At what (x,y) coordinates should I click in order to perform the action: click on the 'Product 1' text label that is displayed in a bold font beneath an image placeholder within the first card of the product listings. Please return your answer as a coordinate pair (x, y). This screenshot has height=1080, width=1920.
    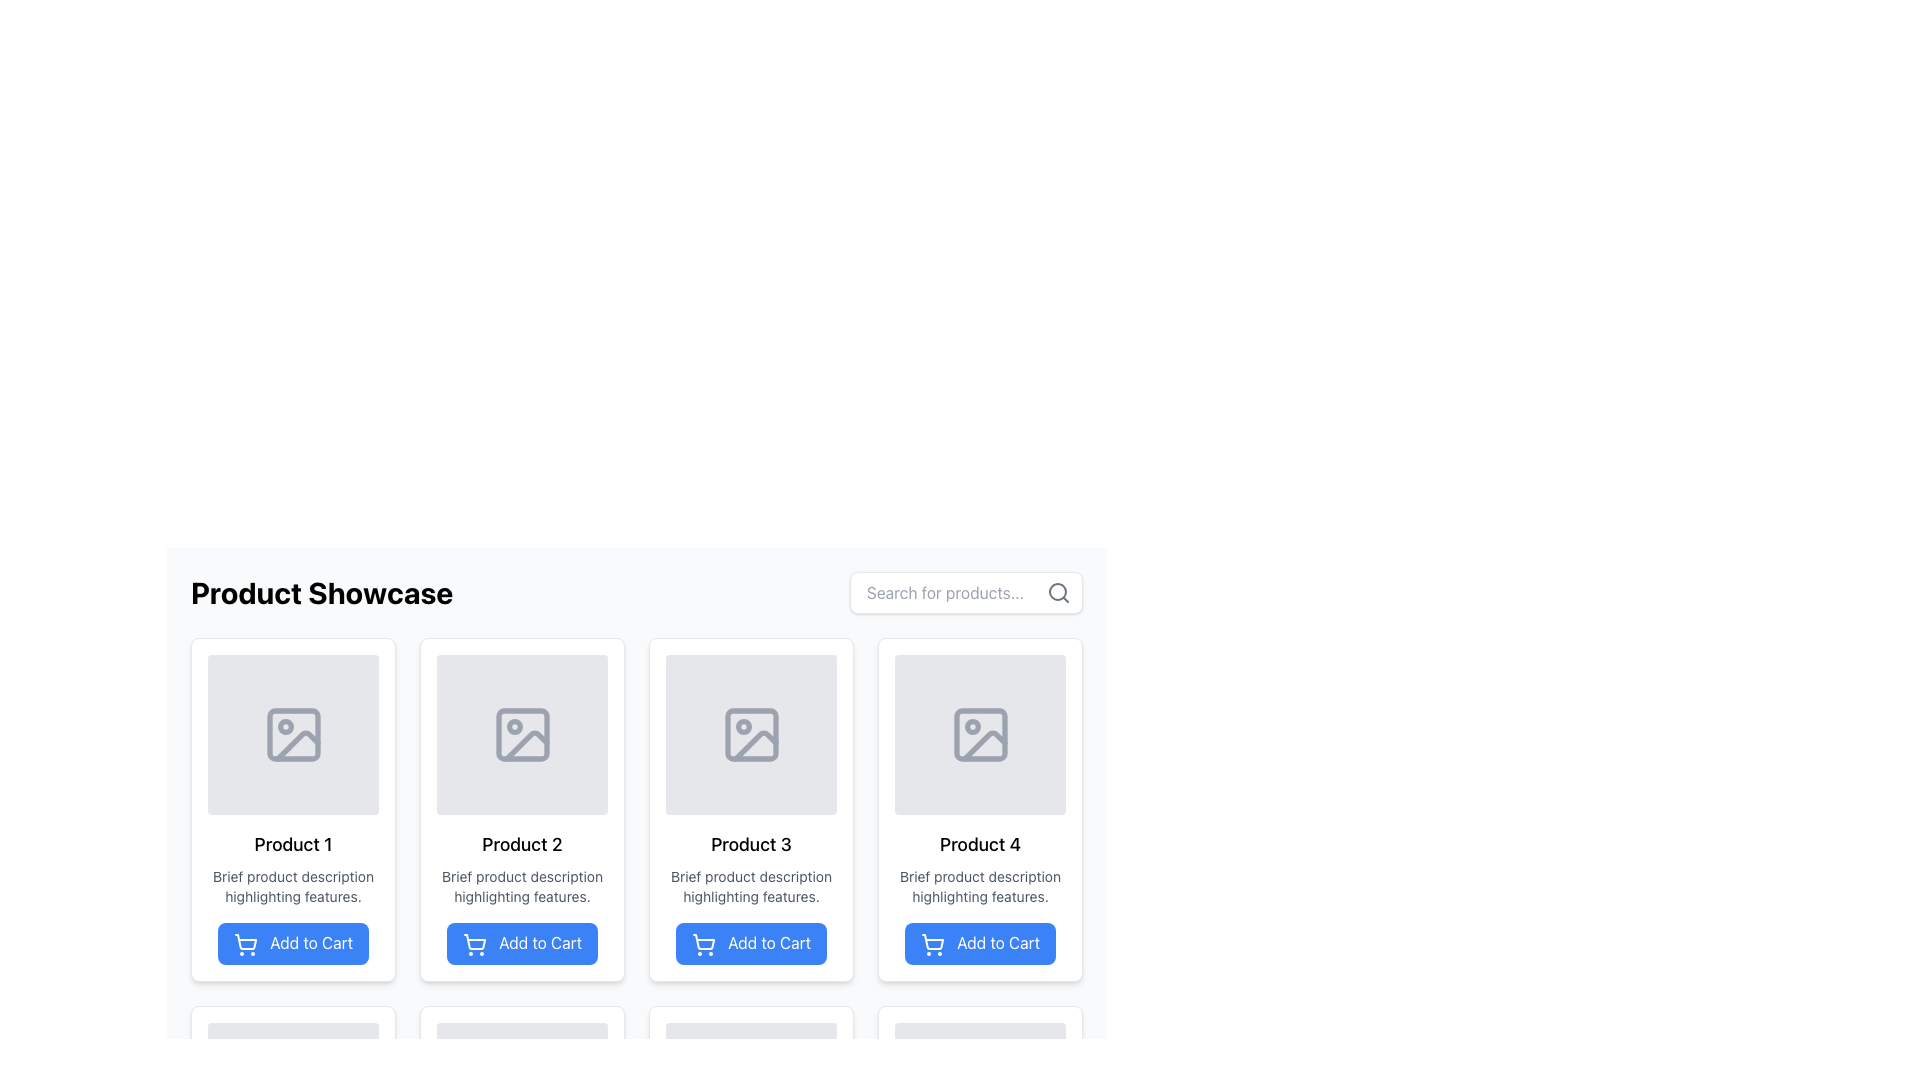
    Looking at the image, I should click on (292, 844).